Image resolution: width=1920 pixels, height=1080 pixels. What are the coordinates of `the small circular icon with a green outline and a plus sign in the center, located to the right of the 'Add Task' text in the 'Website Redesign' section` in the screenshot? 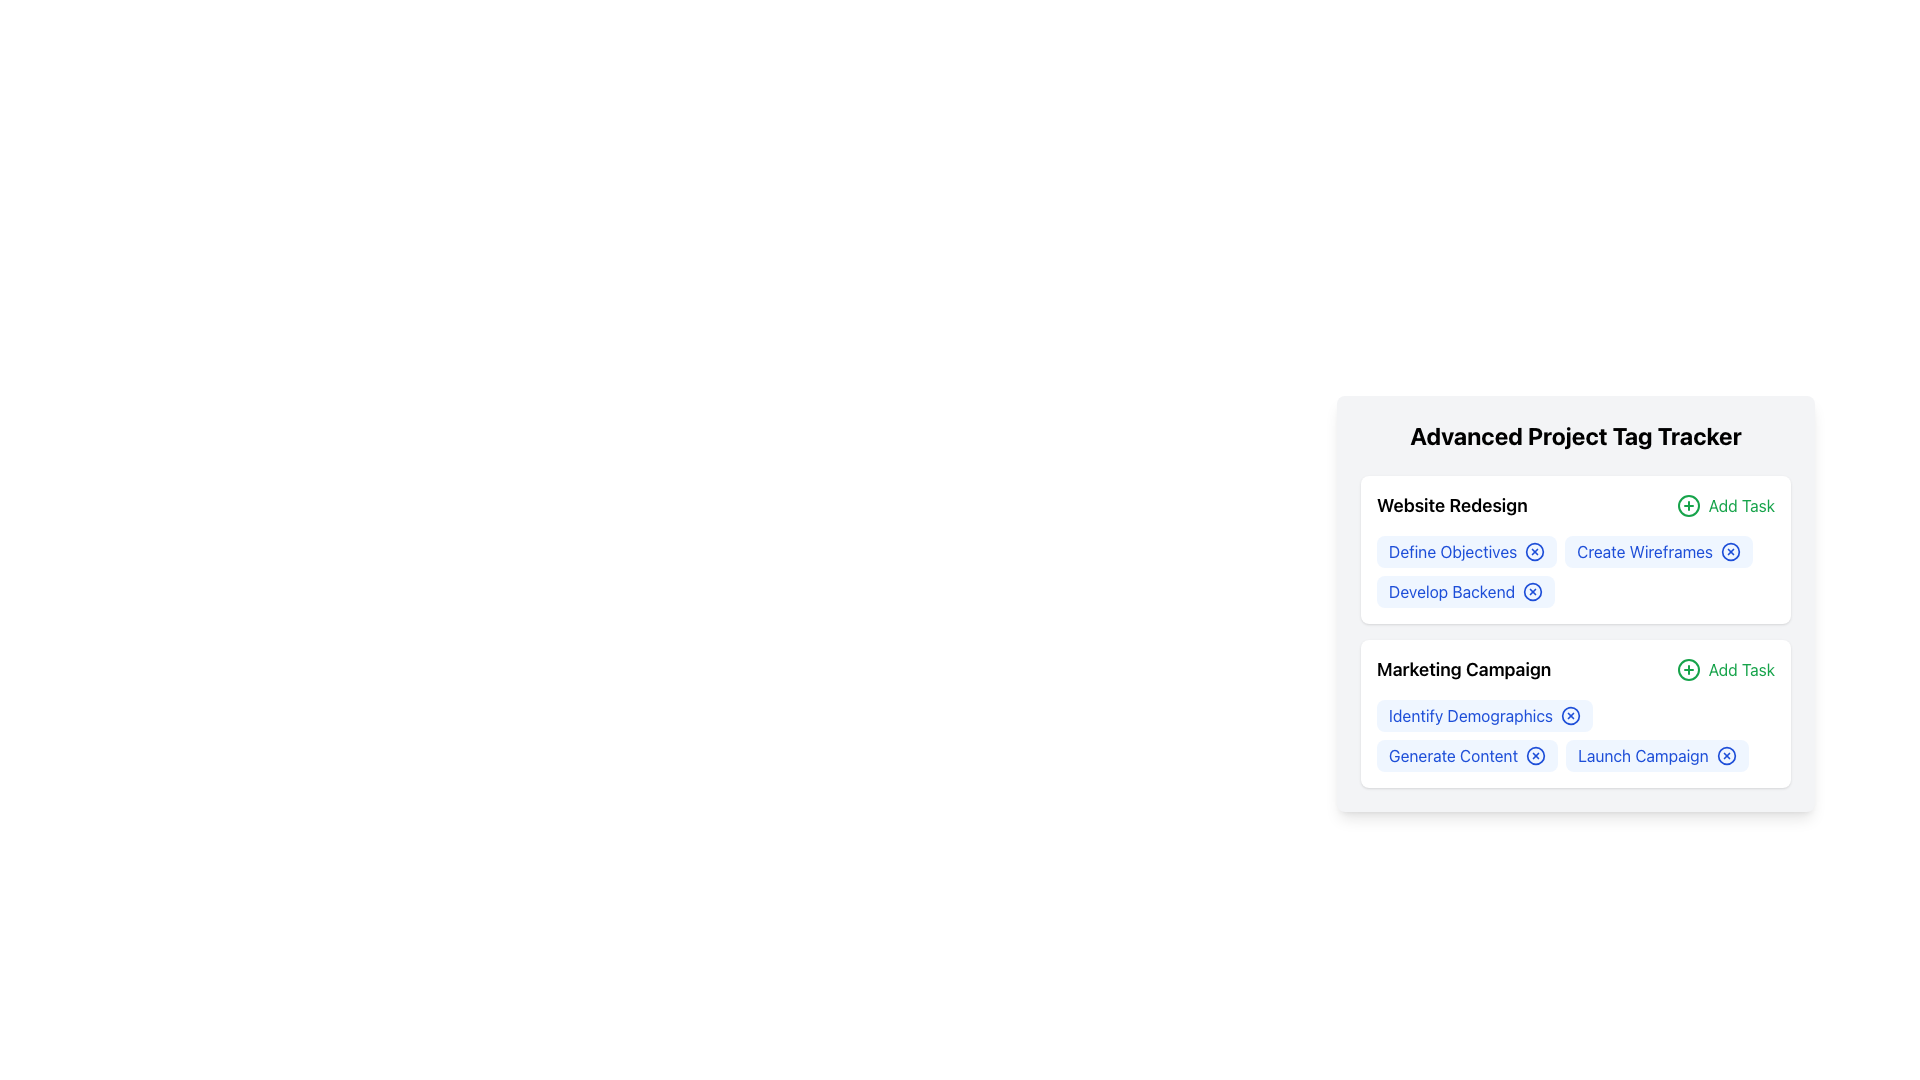 It's located at (1687, 504).